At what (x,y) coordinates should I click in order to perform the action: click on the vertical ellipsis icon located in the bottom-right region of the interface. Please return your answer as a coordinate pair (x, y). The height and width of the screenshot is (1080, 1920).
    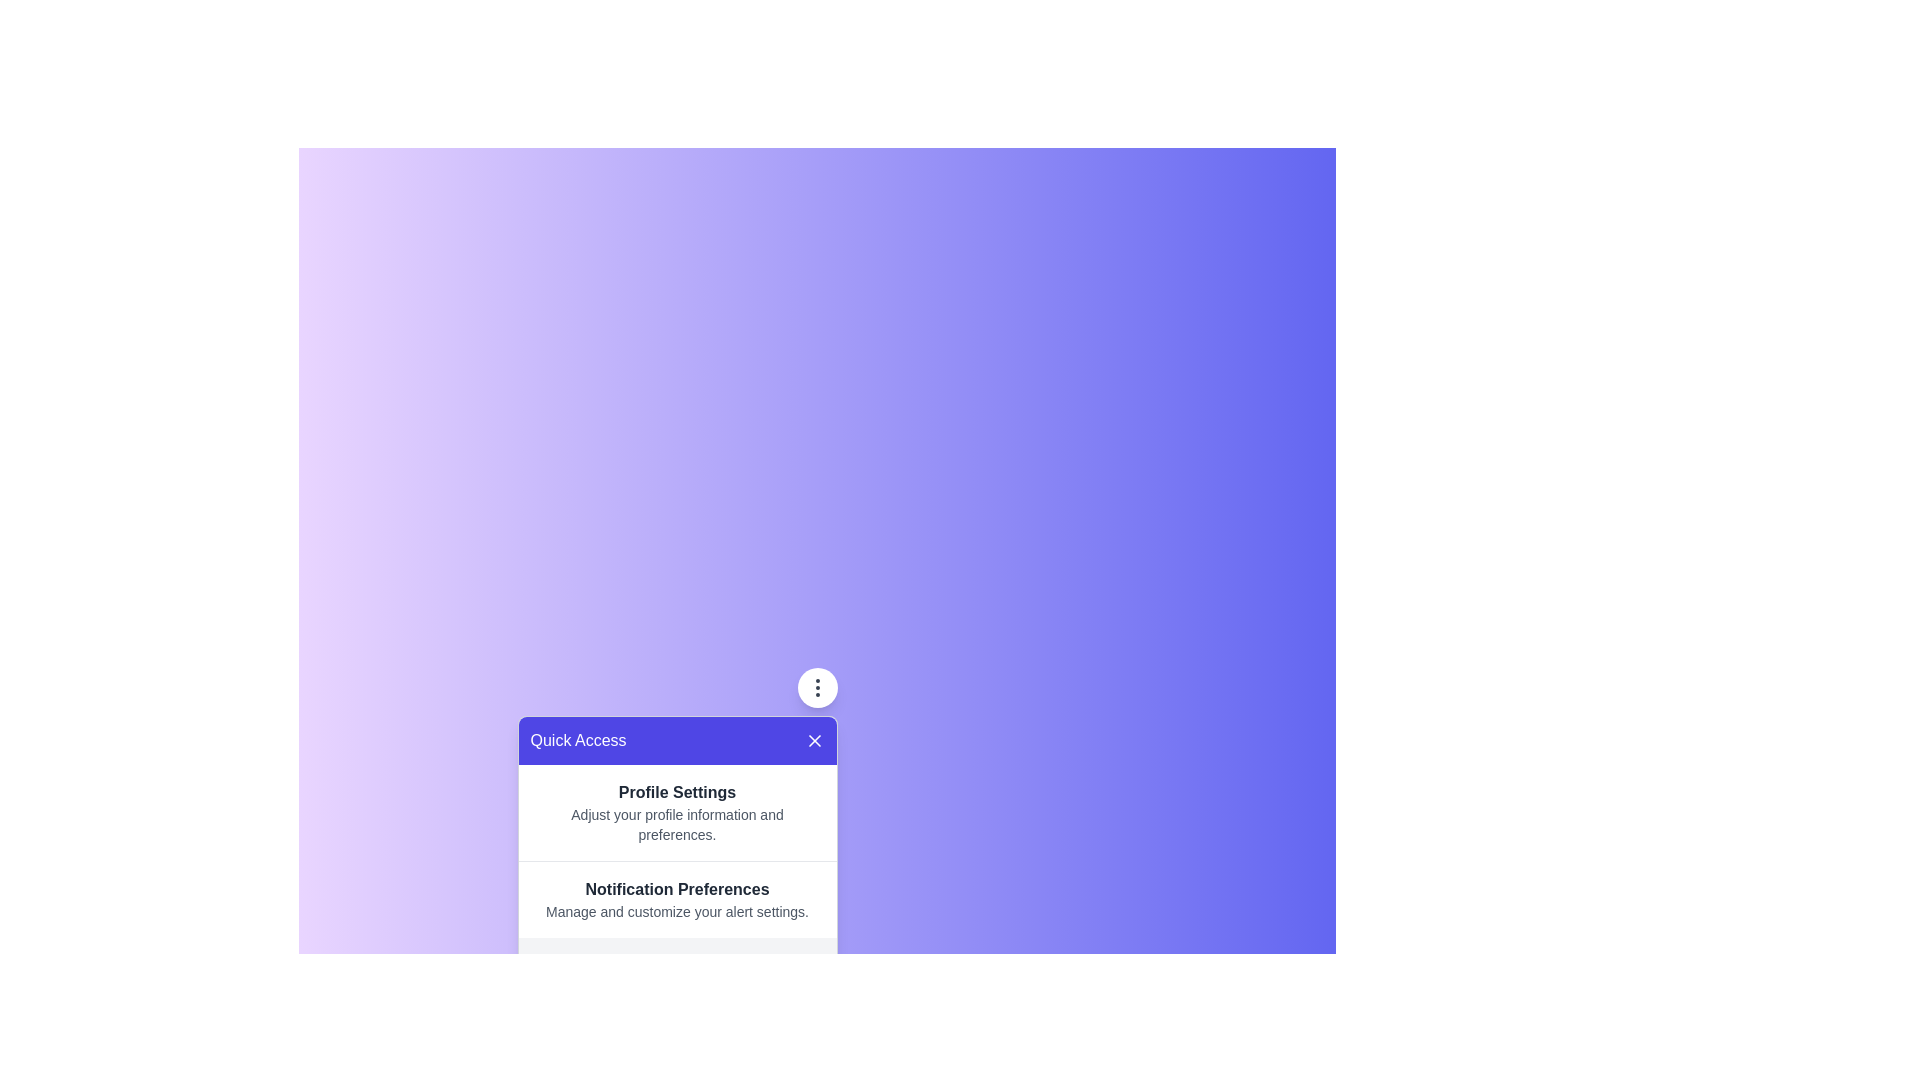
    Looking at the image, I should click on (817, 686).